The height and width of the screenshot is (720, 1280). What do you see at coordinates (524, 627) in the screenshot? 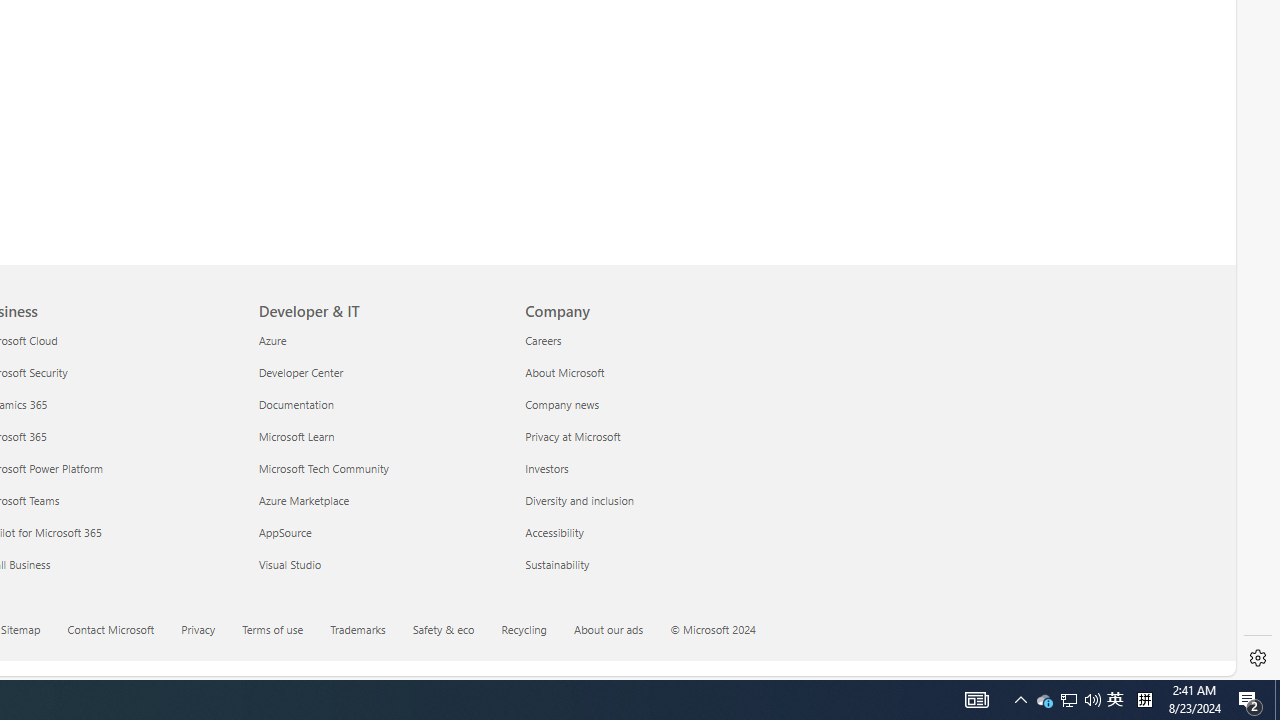
I see `'Recycling'` at bounding box center [524, 627].